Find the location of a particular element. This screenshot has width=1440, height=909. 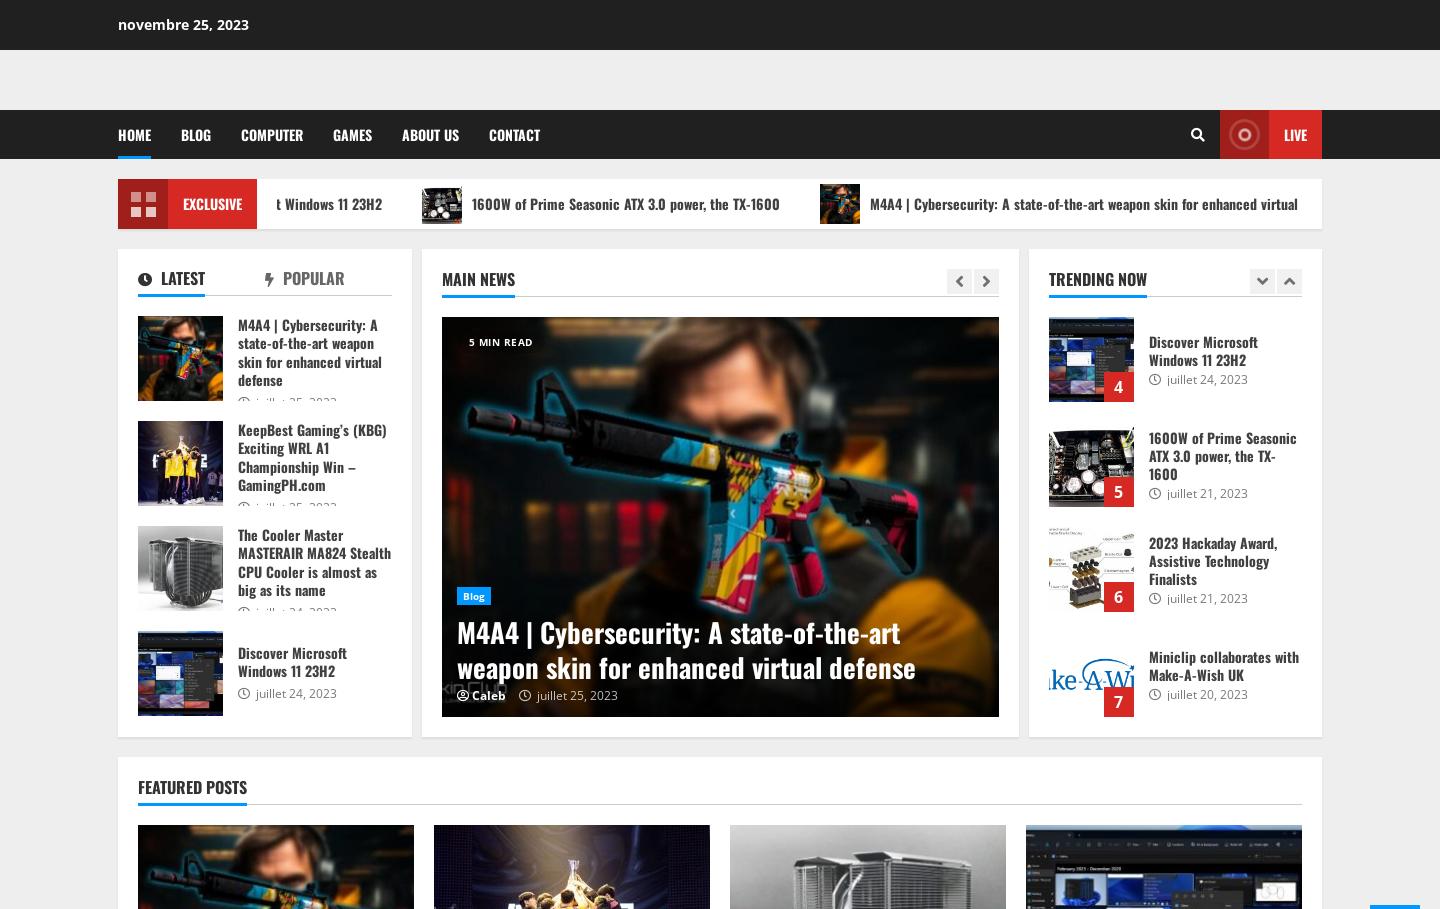

'novembre 25, 2023' is located at coordinates (183, 23).